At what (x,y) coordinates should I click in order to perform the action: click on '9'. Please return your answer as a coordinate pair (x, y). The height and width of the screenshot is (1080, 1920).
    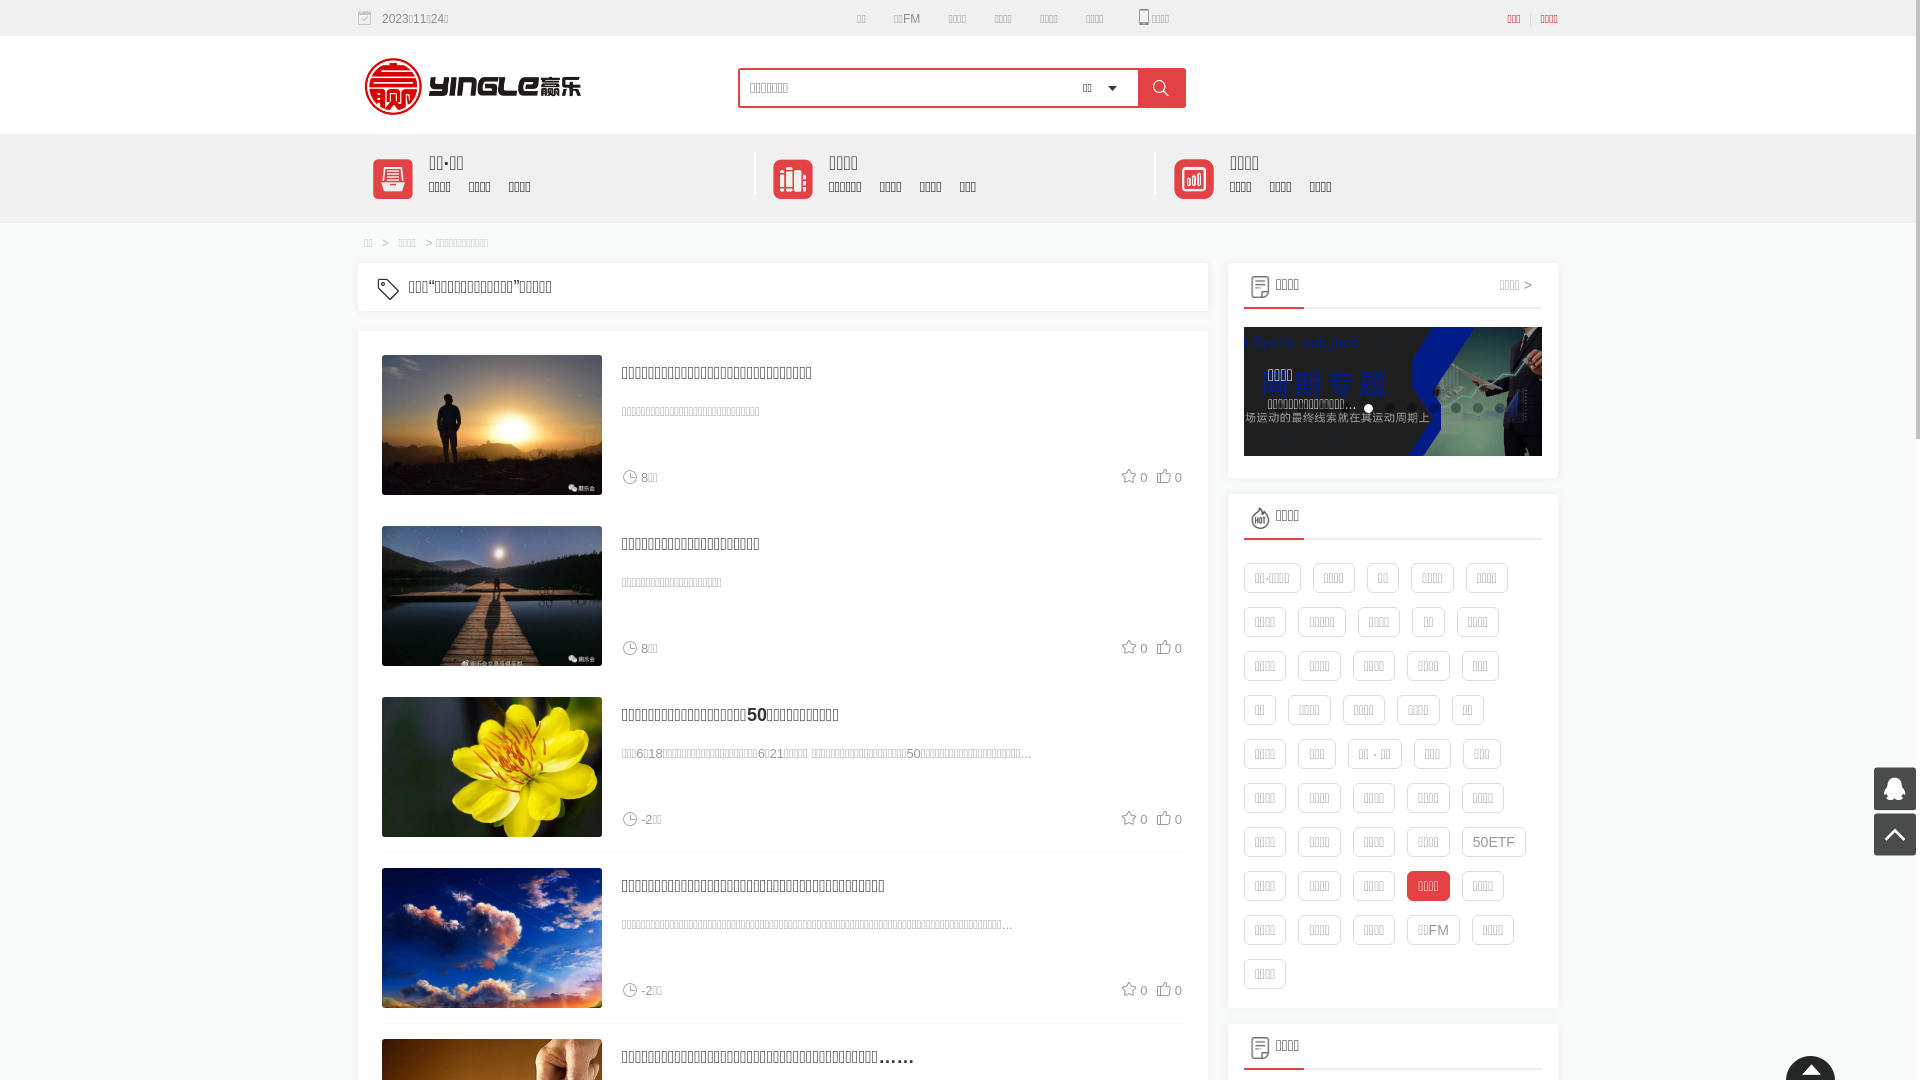
    Looking at the image, I should click on (1455, 407).